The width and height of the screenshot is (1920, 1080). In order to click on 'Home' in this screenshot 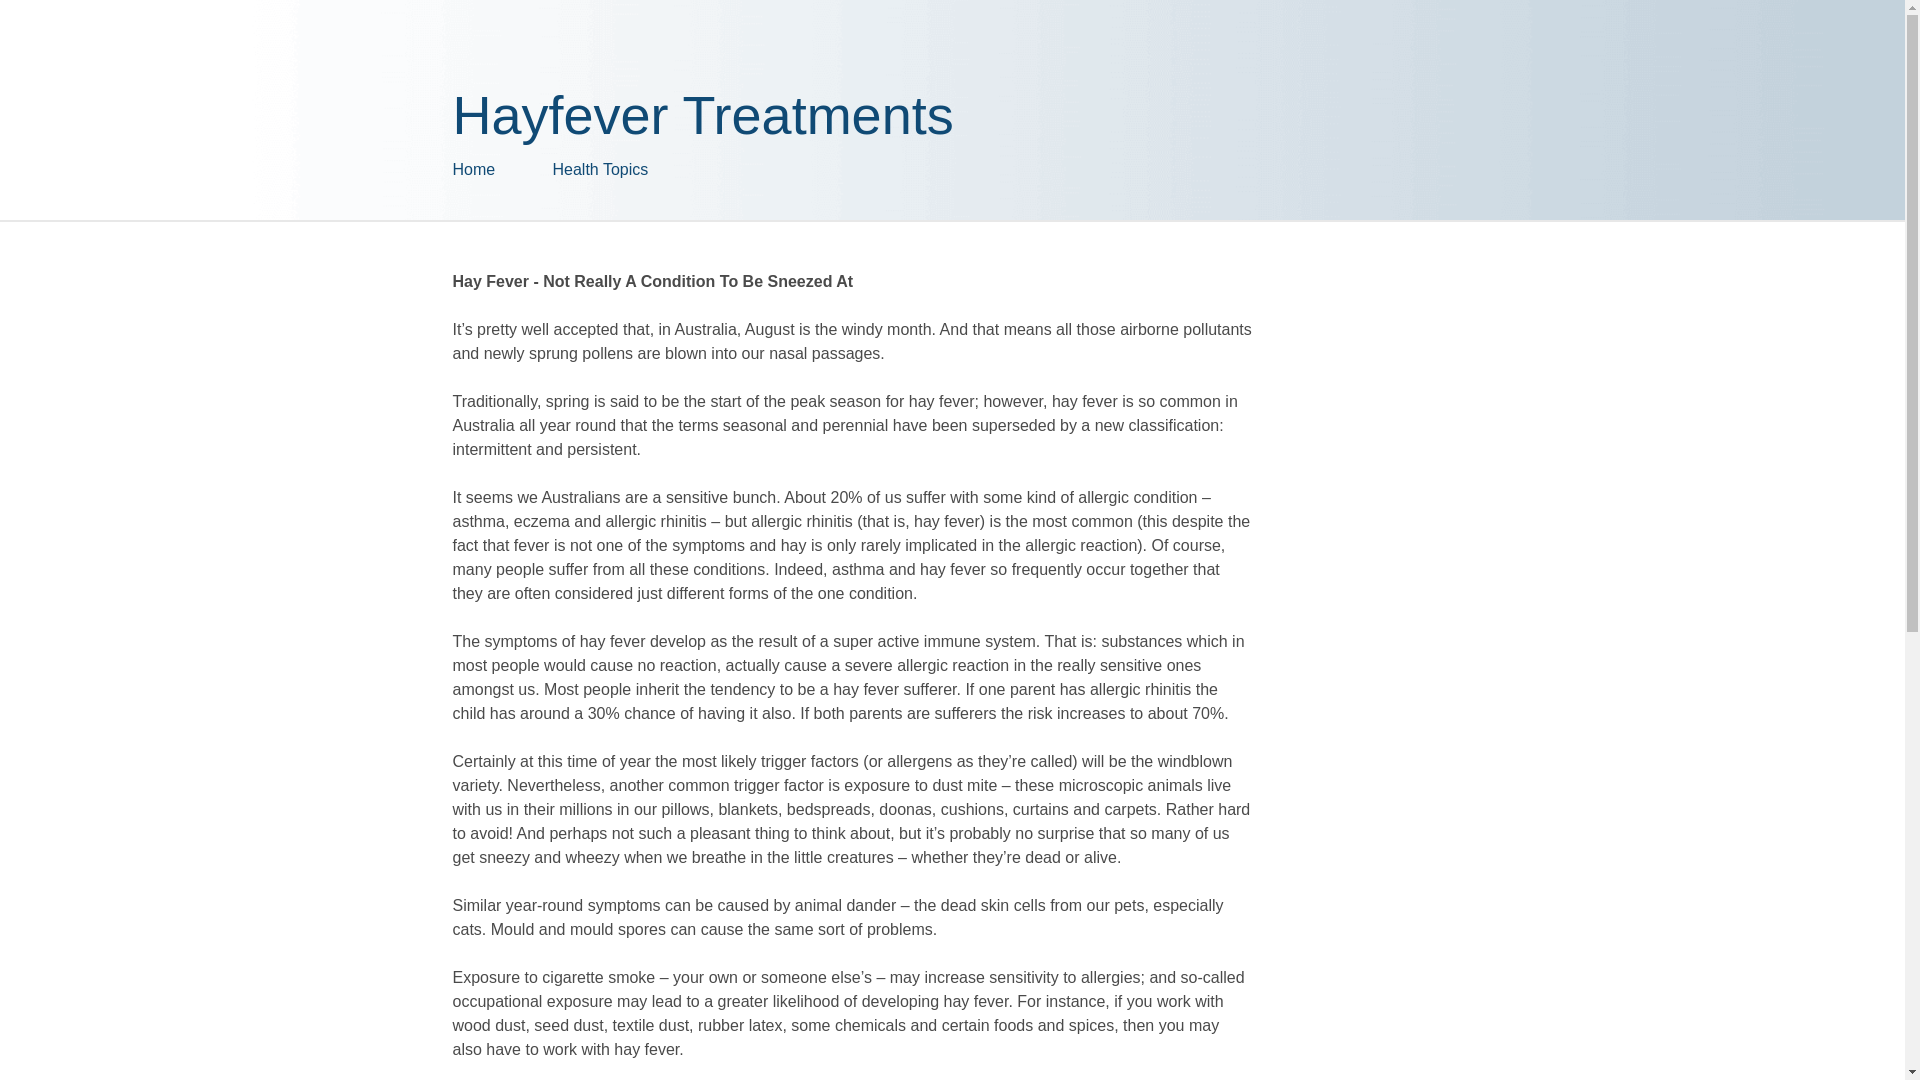, I will do `click(502, 168)`.